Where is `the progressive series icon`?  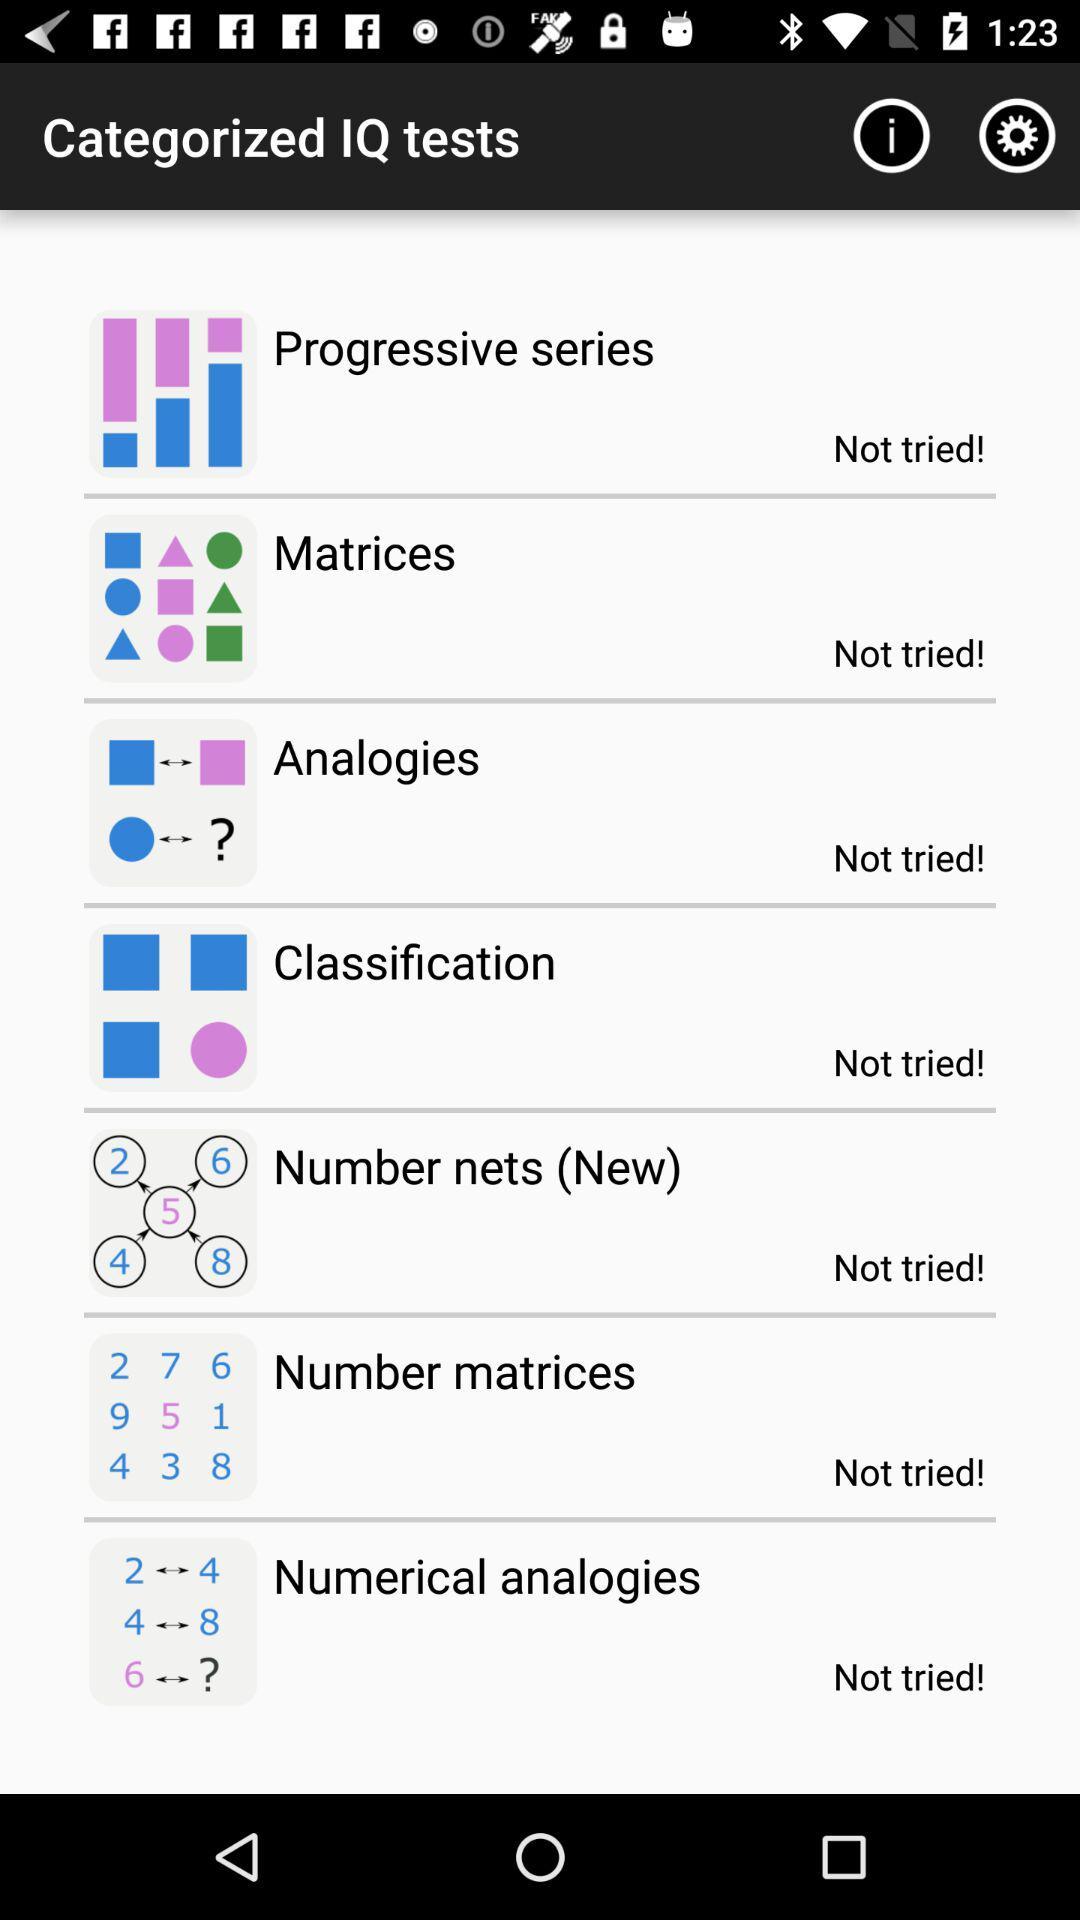
the progressive series icon is located at coordinates (463, 346).